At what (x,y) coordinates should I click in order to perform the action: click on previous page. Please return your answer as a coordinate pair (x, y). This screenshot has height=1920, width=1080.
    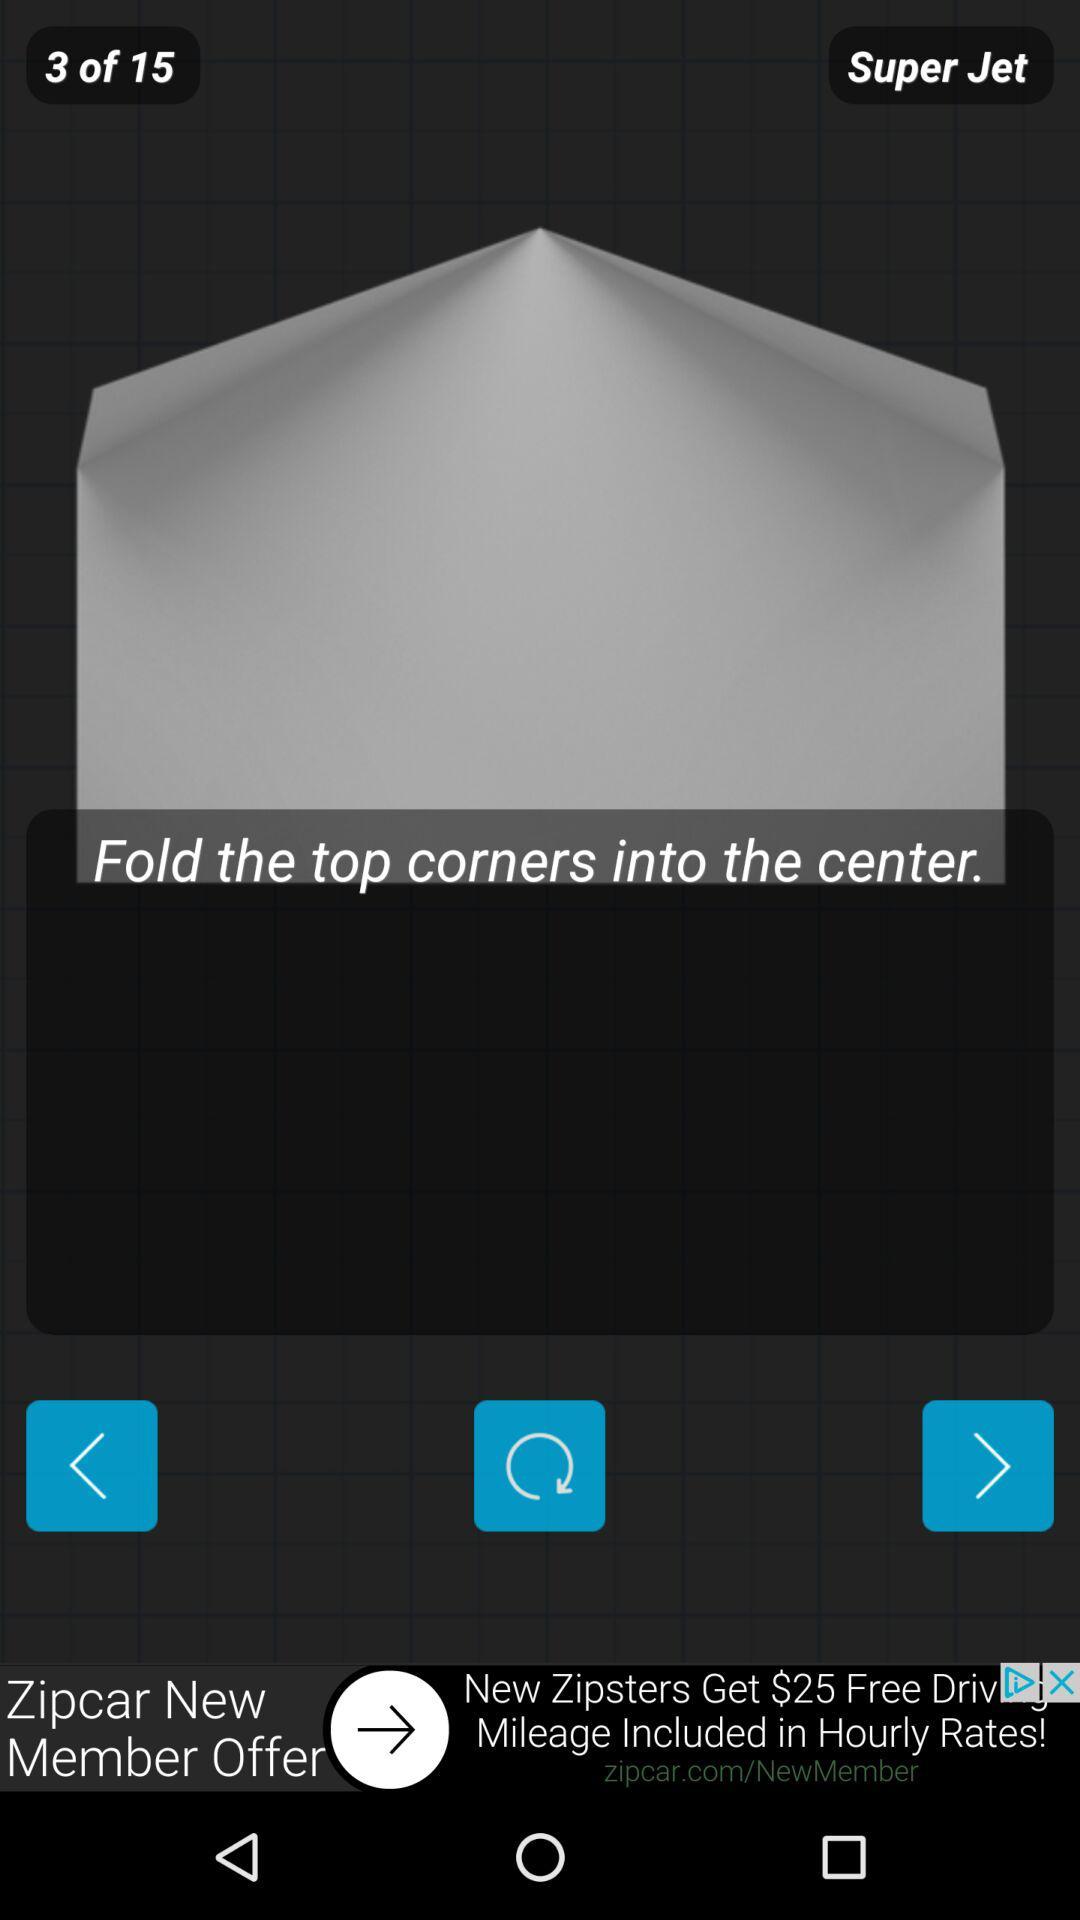
    Looking at the image, I should click on (91, 1465).